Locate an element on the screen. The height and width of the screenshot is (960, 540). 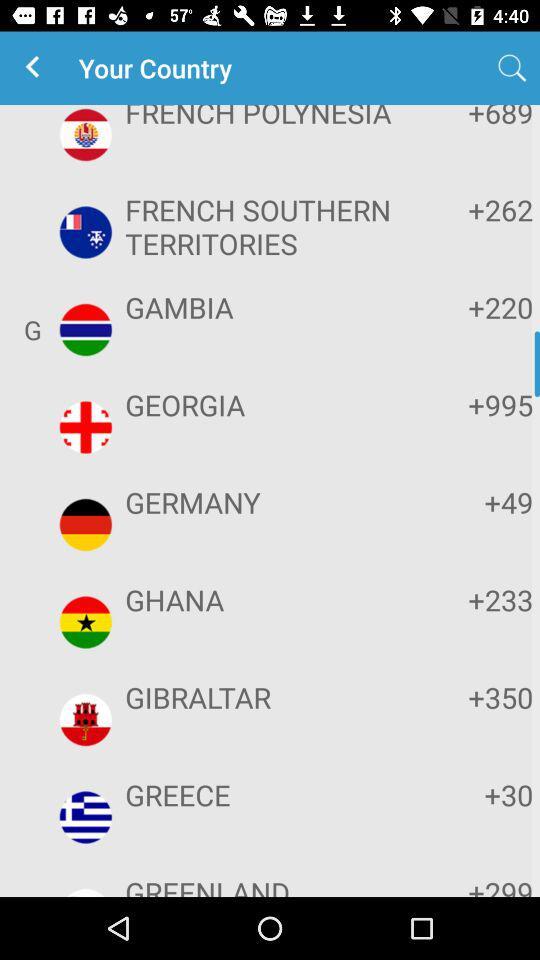
item below germany app is located at coordinates (267, 599).